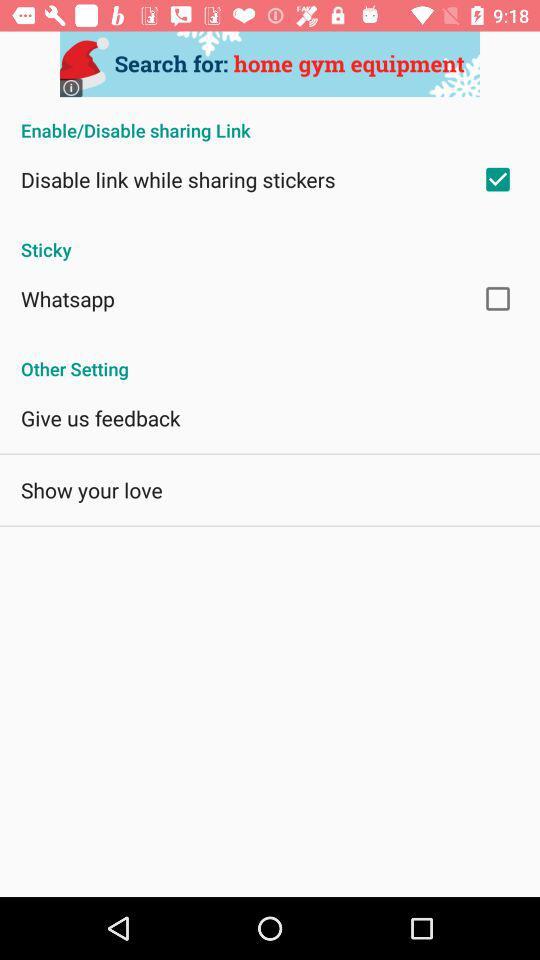 The height and width of the screenshot is (960, 540). Describe the element at coordinates (99, 417) in the screenshot. I see `the app above the show your love item` at that location.